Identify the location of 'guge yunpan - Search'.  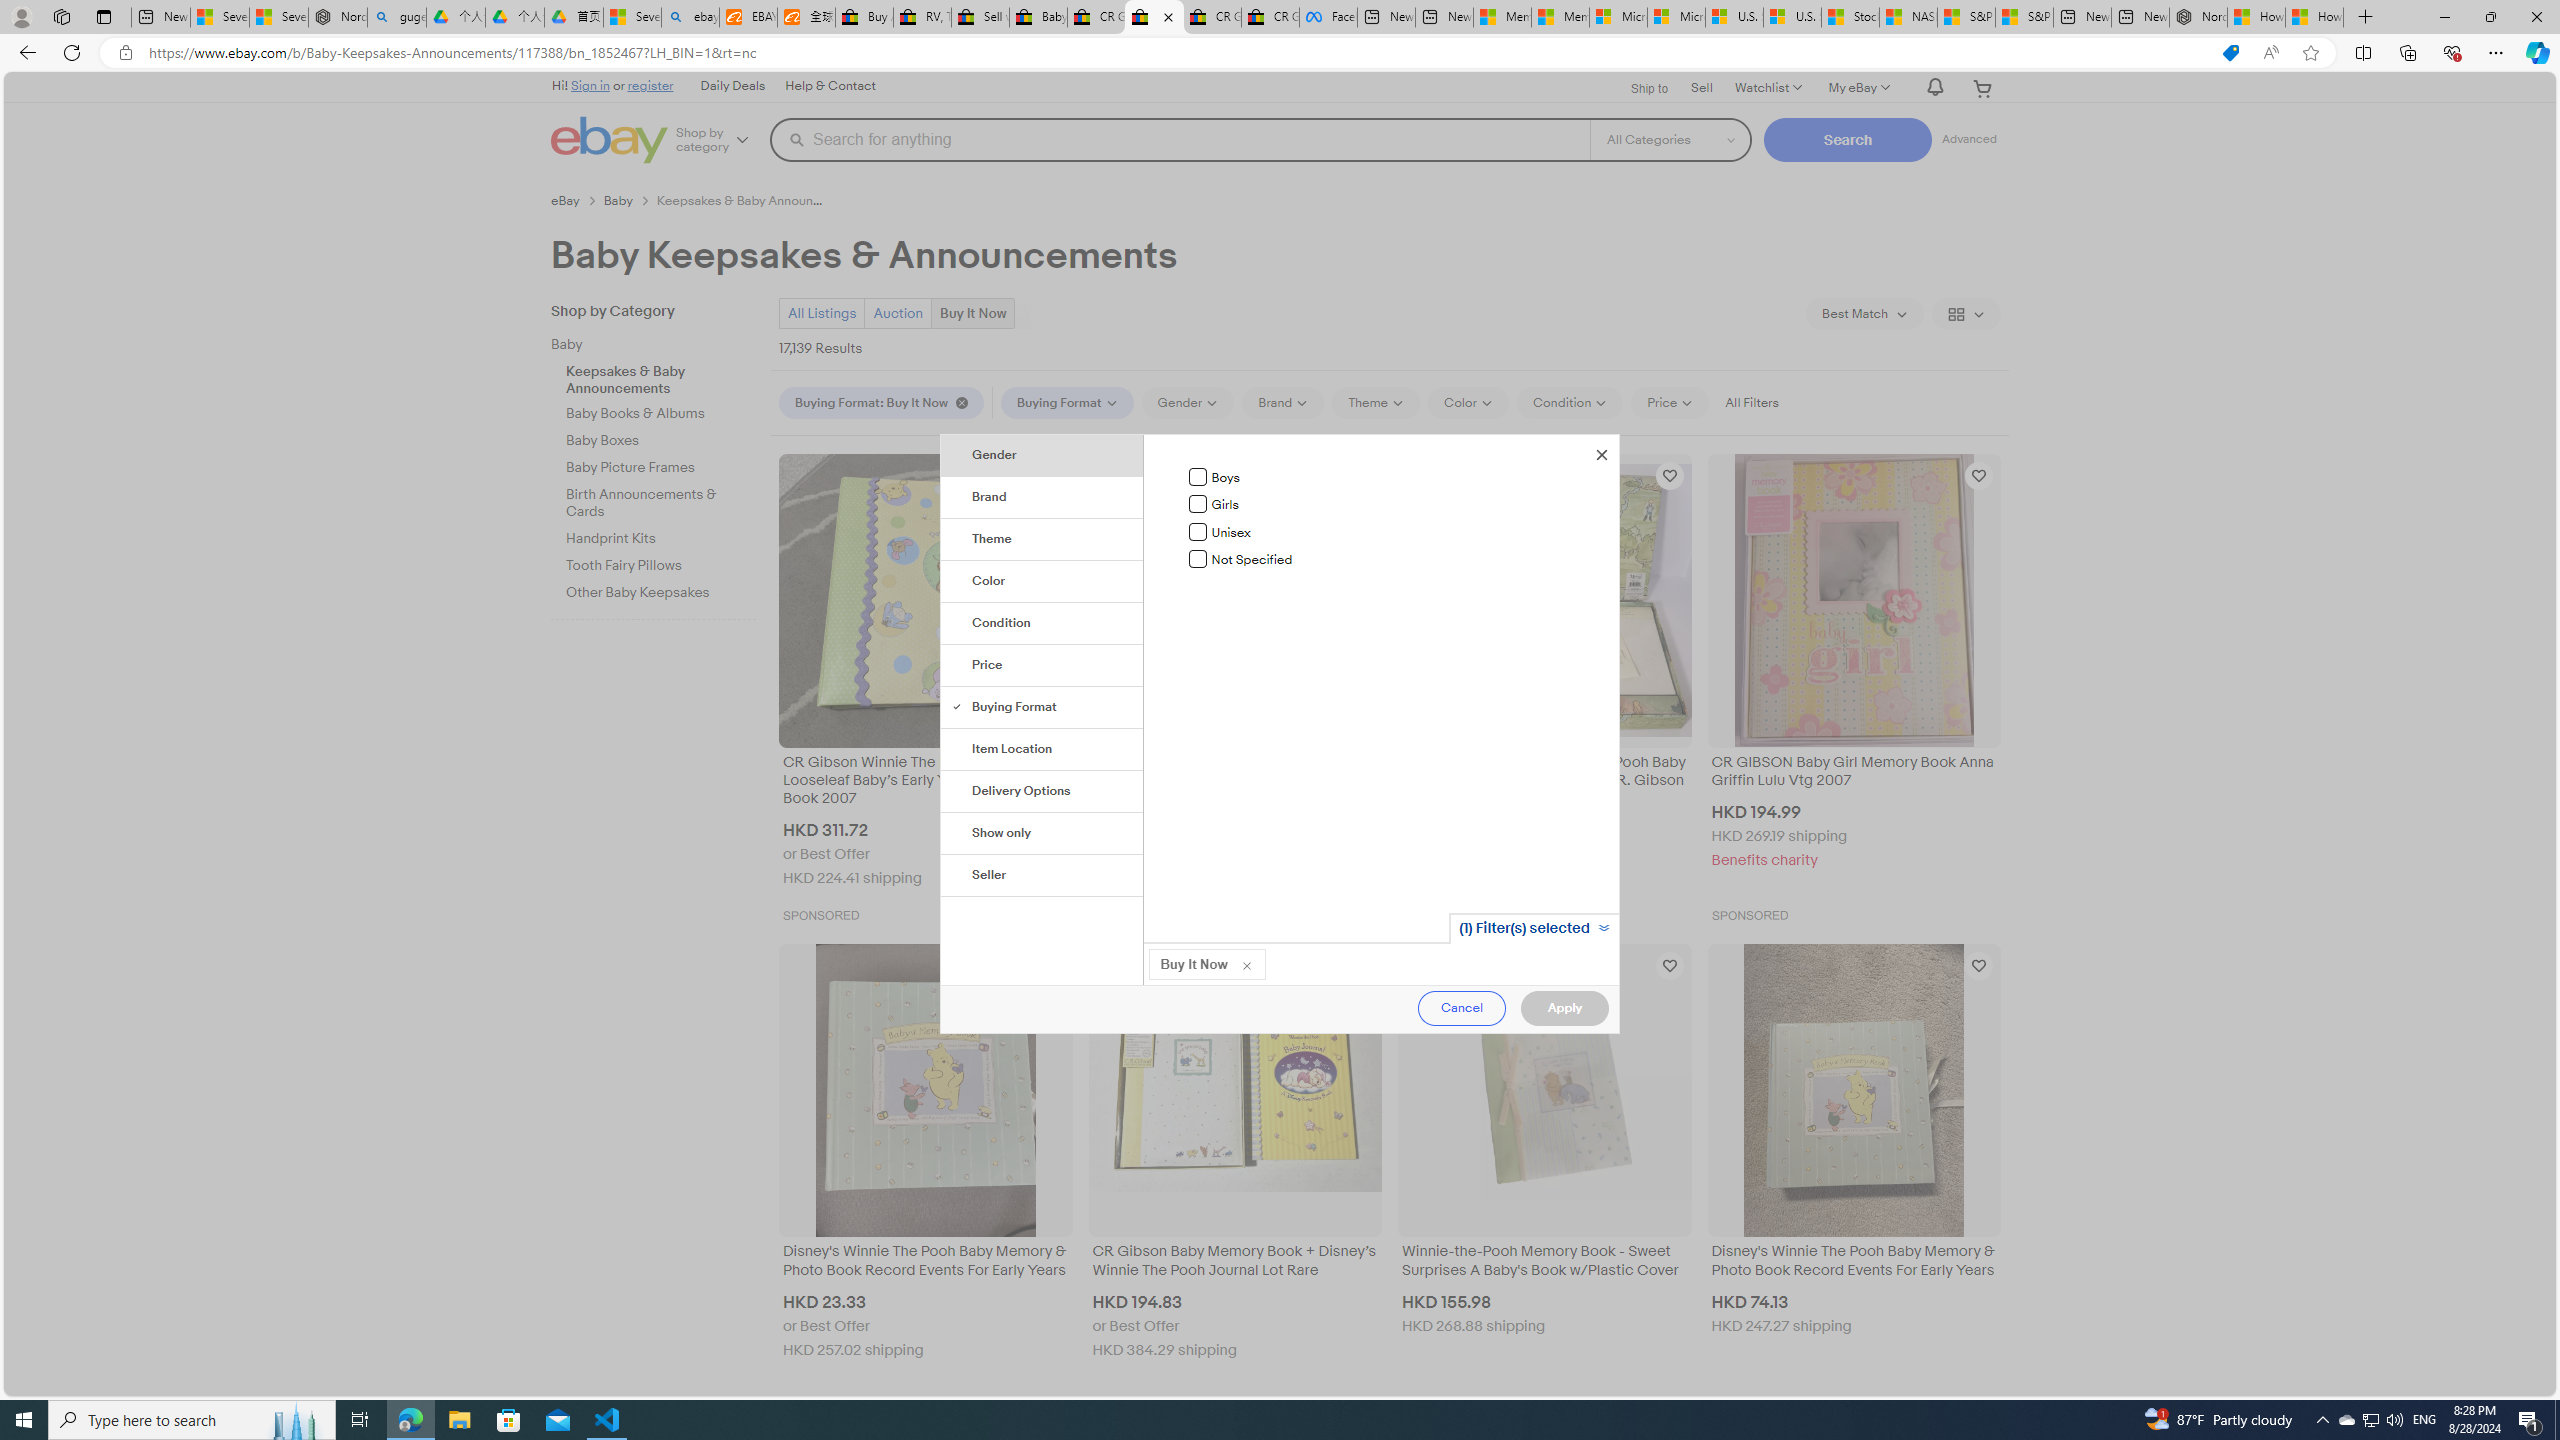
(395, 16).